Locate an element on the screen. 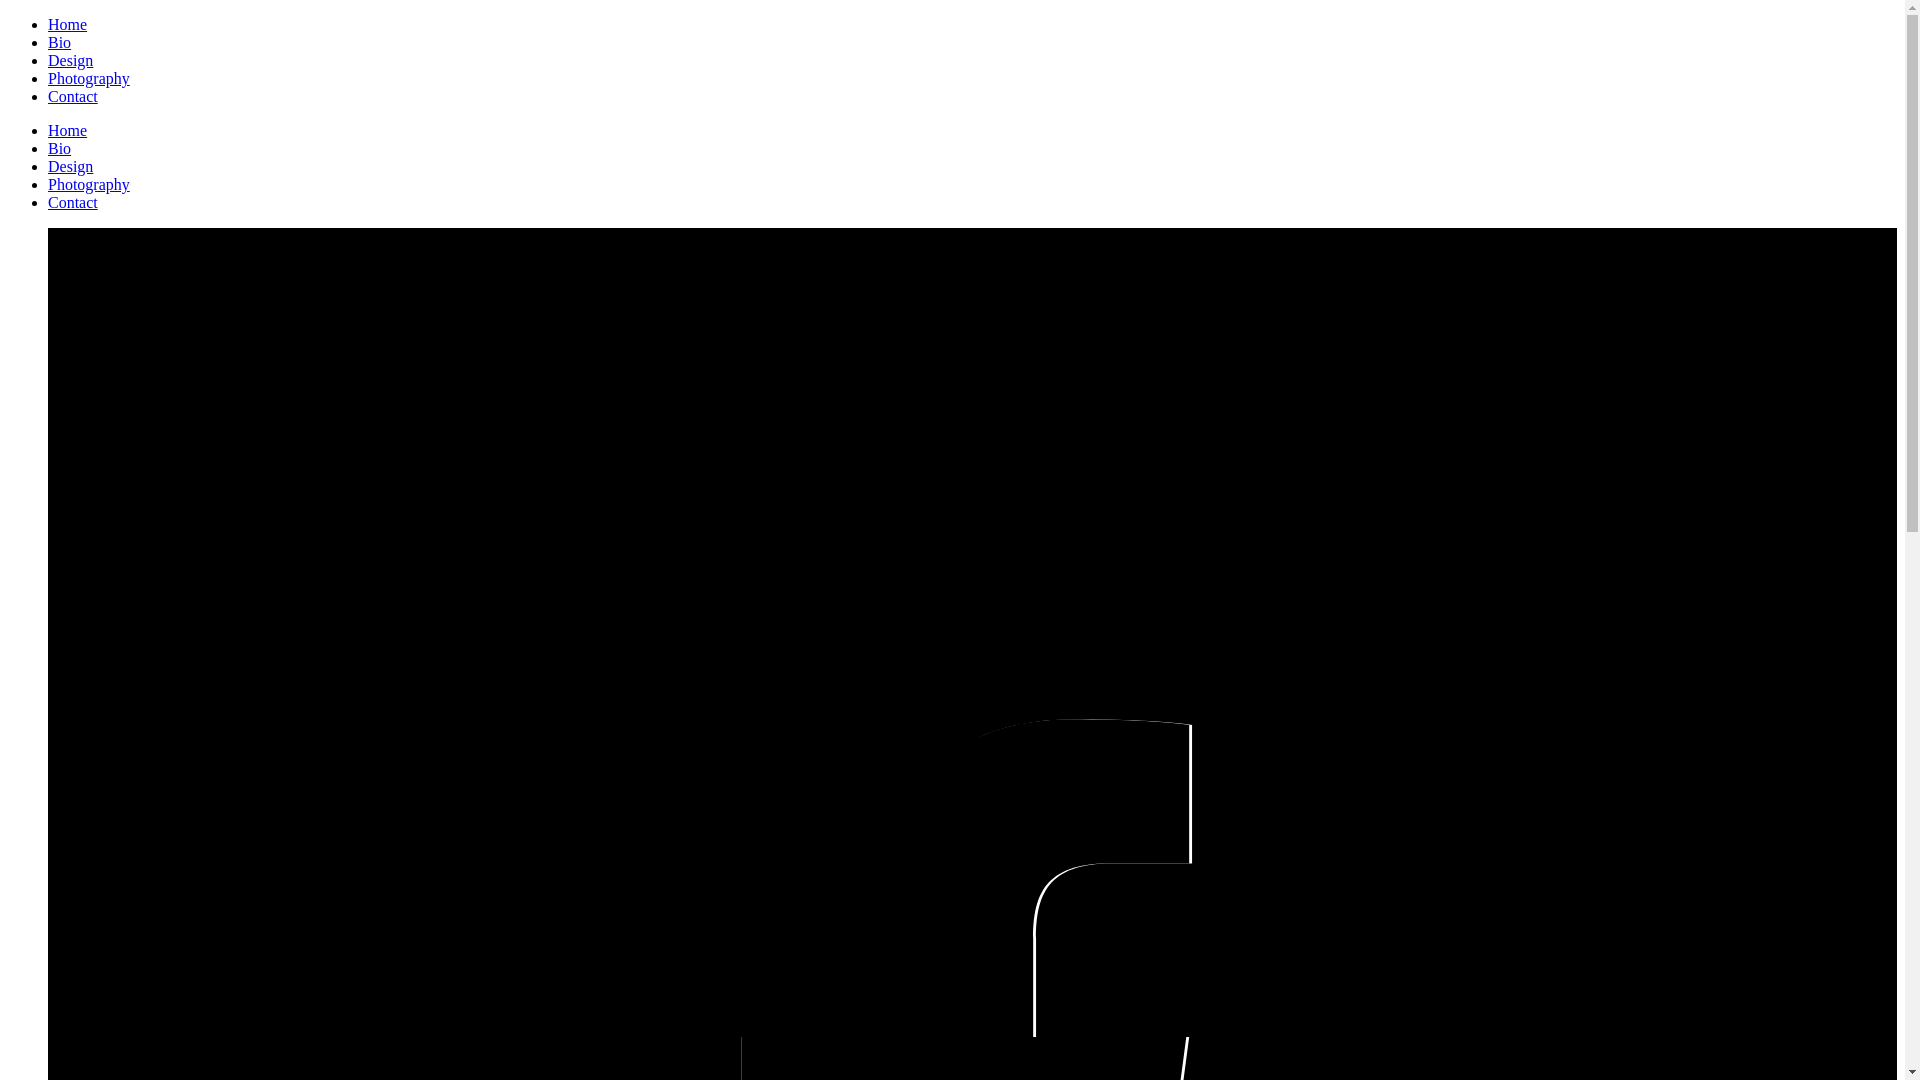 This screenshot has width=1920, height=1080. 'Bio' is located at coordinates (59, 147).